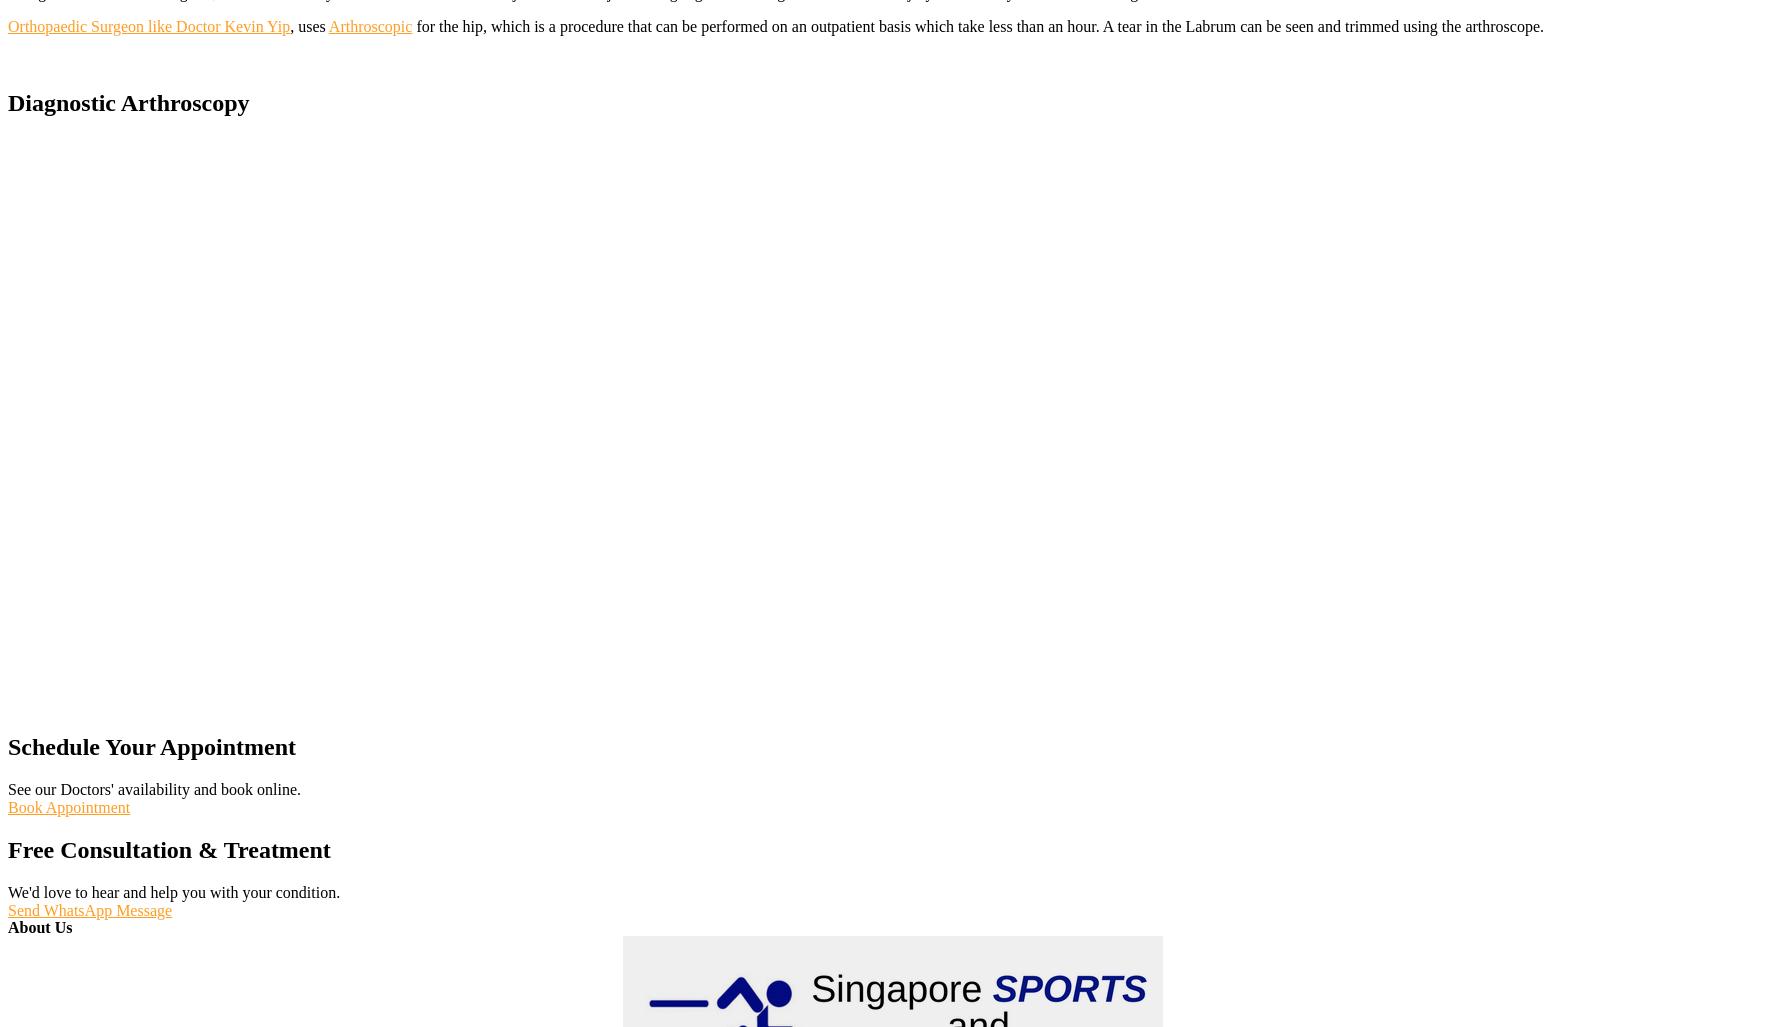 This screenshot has height=1027, width=1786. I want to click on 'See our Doctors' availability and book online.', so click(153, 788).